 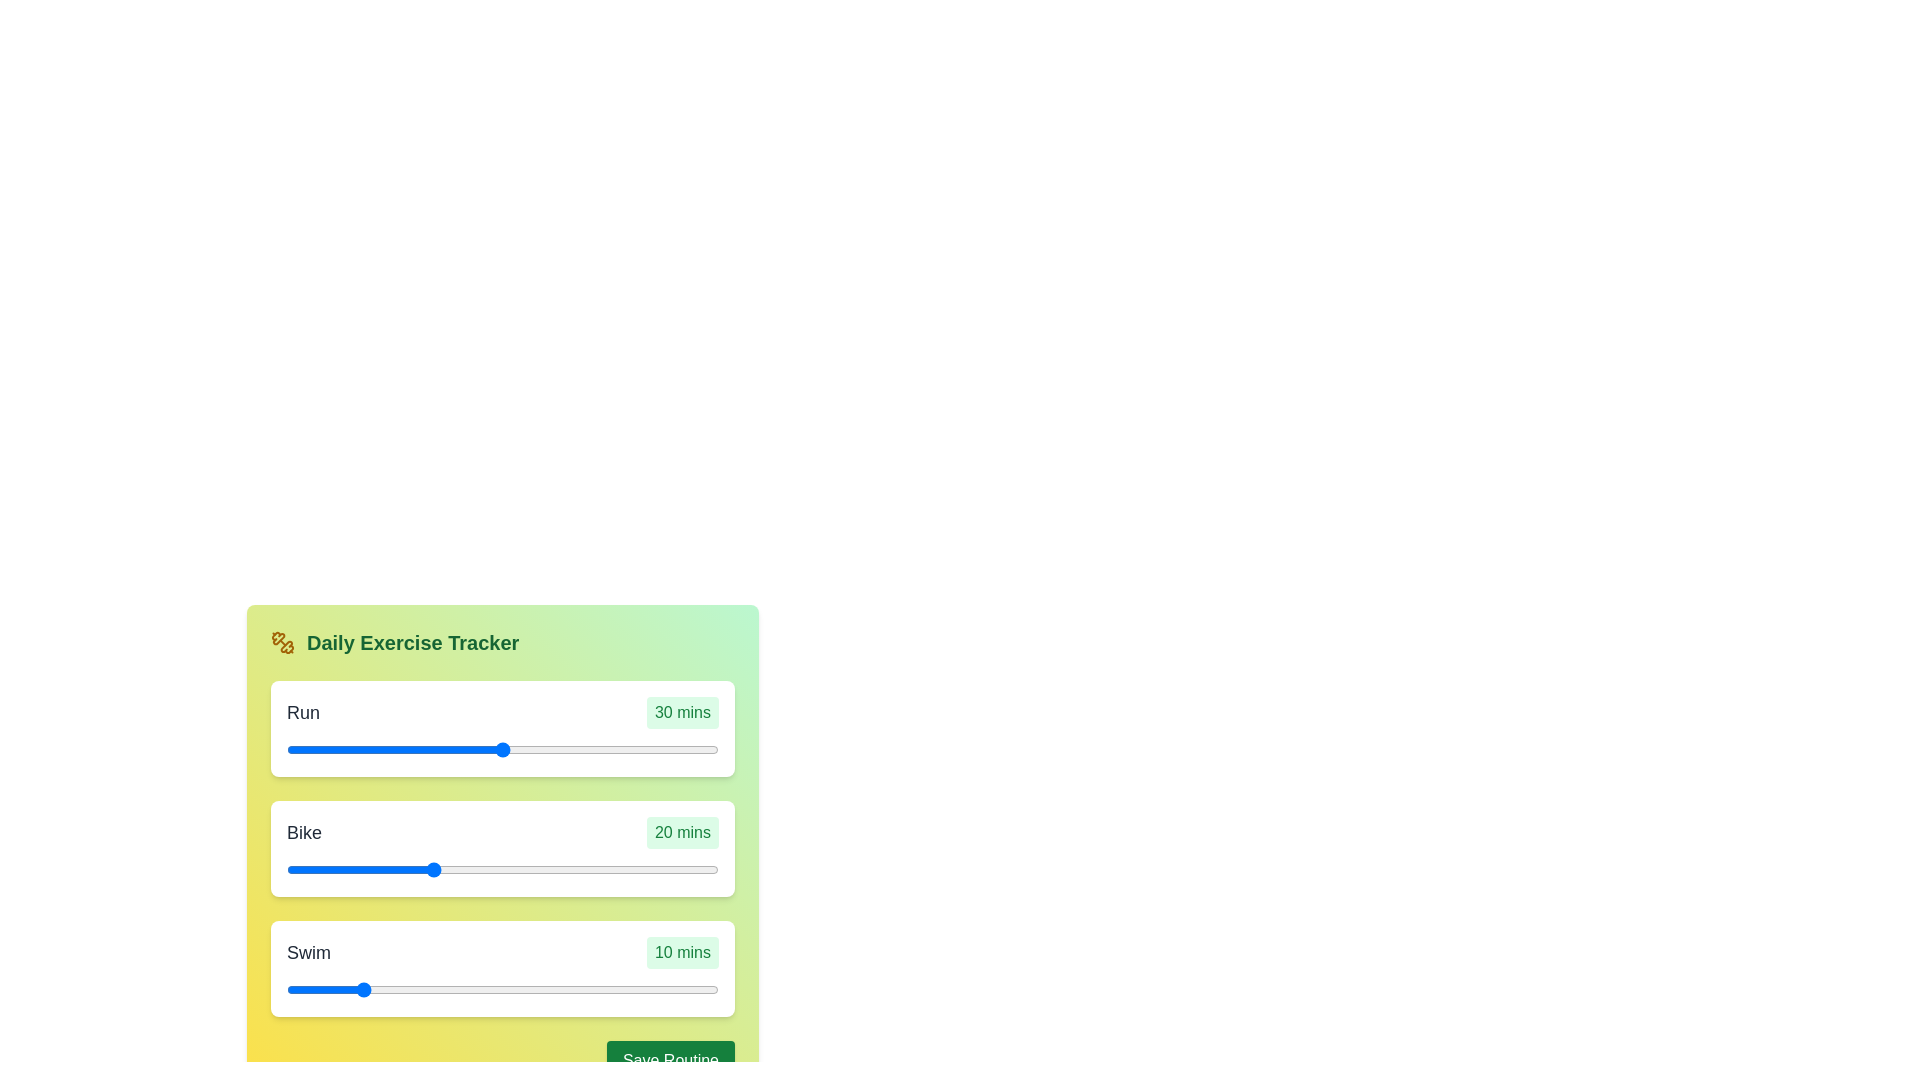 What do you see at coordinates (704, 869) in the screenshot?
I see `the duration of the 1 slider to 56 minutes` at bounding box center [704, 869].